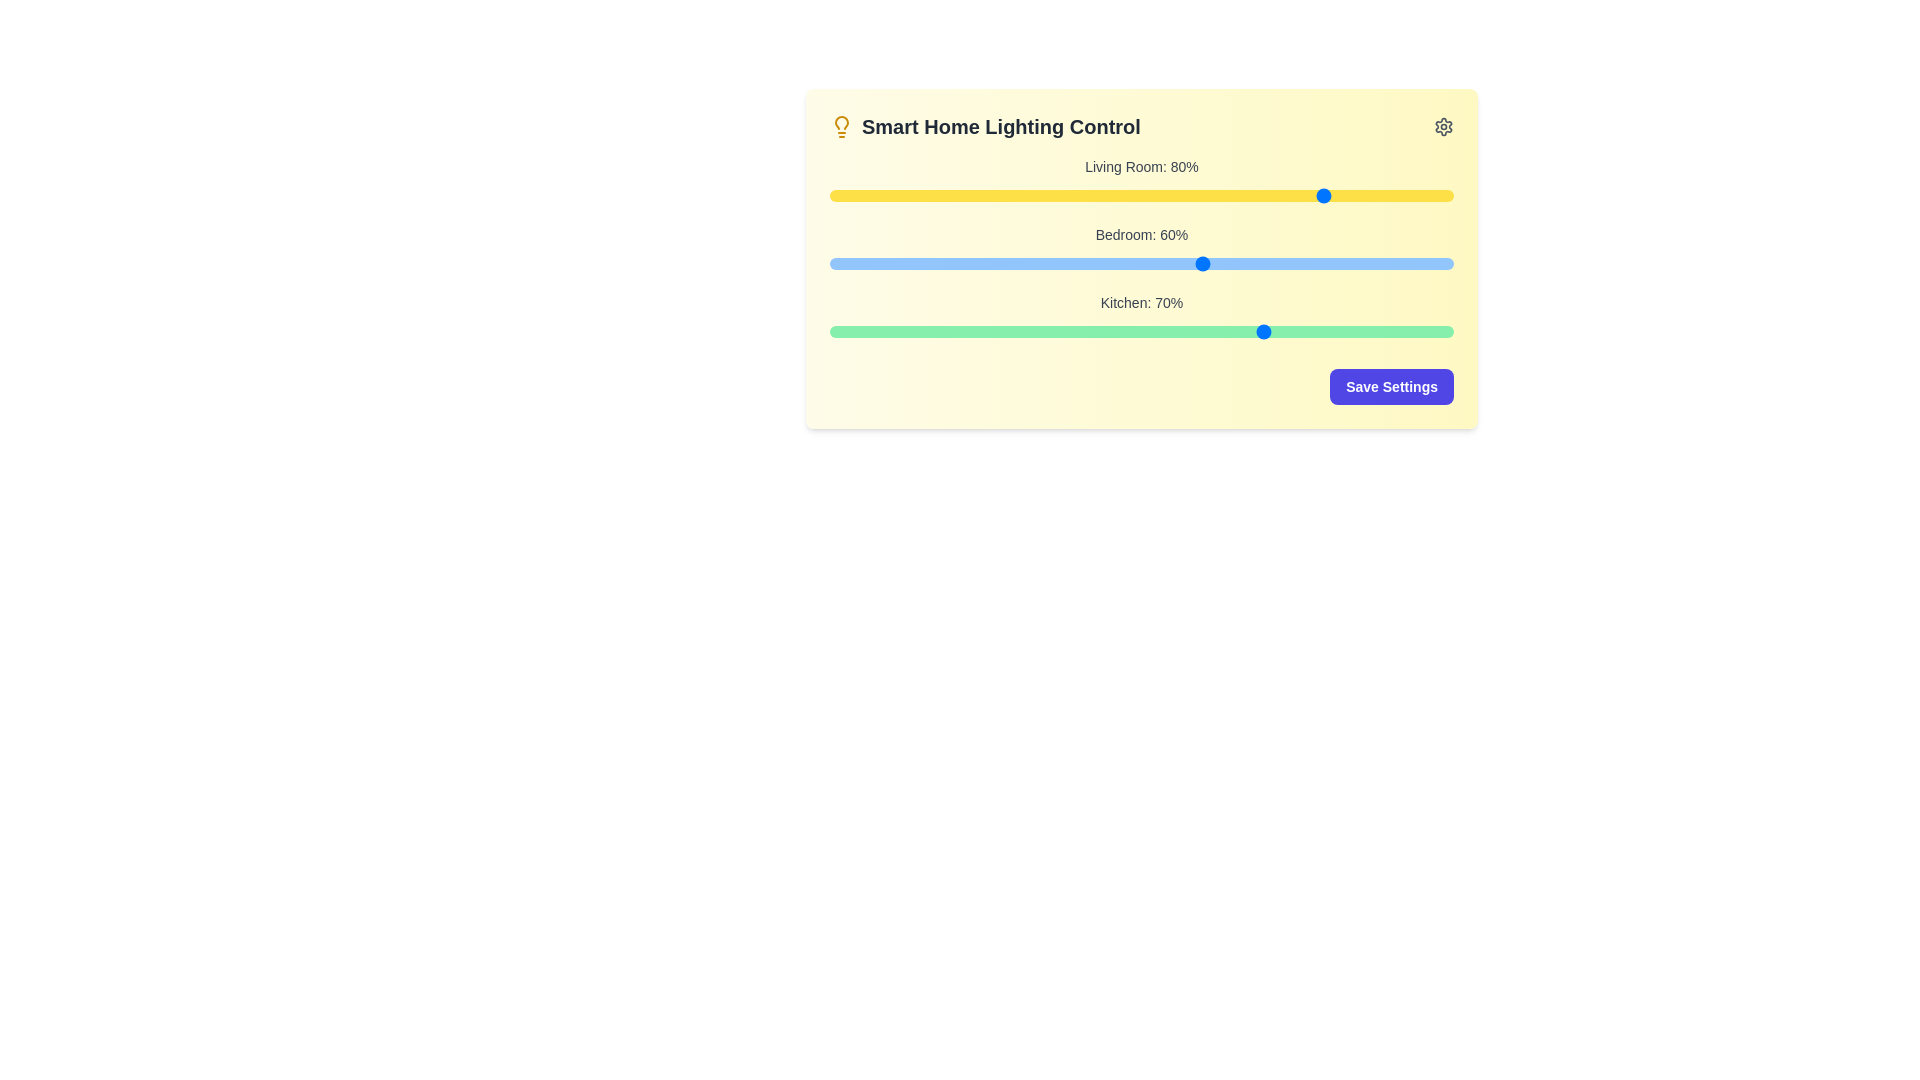  Describe the element at coordinates (854, 196) in the screenshot. I see `the Living Room brightness` at that location.